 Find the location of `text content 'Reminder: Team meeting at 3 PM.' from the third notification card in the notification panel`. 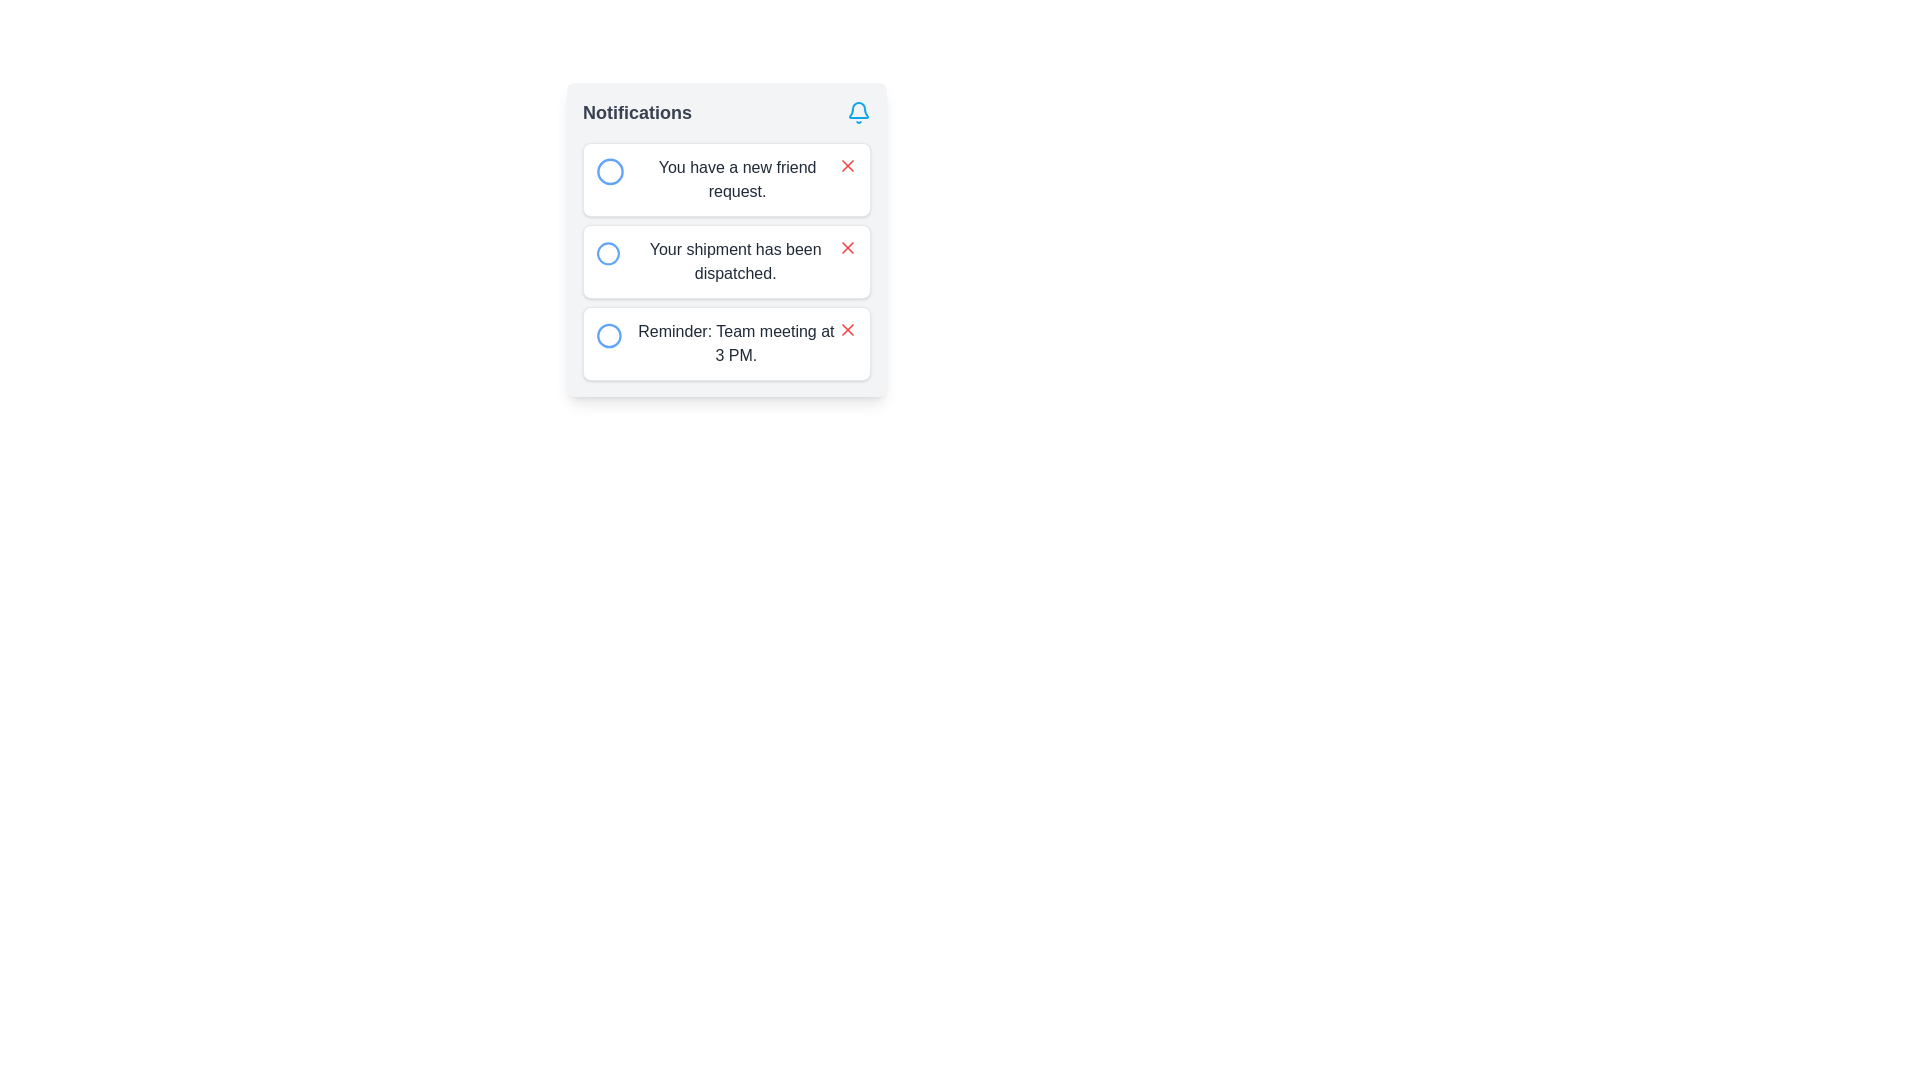

text content 'Reminder: Team meeting at 3 PM.' from the third notification card in the notification panel is located at coordinates (735, 342).